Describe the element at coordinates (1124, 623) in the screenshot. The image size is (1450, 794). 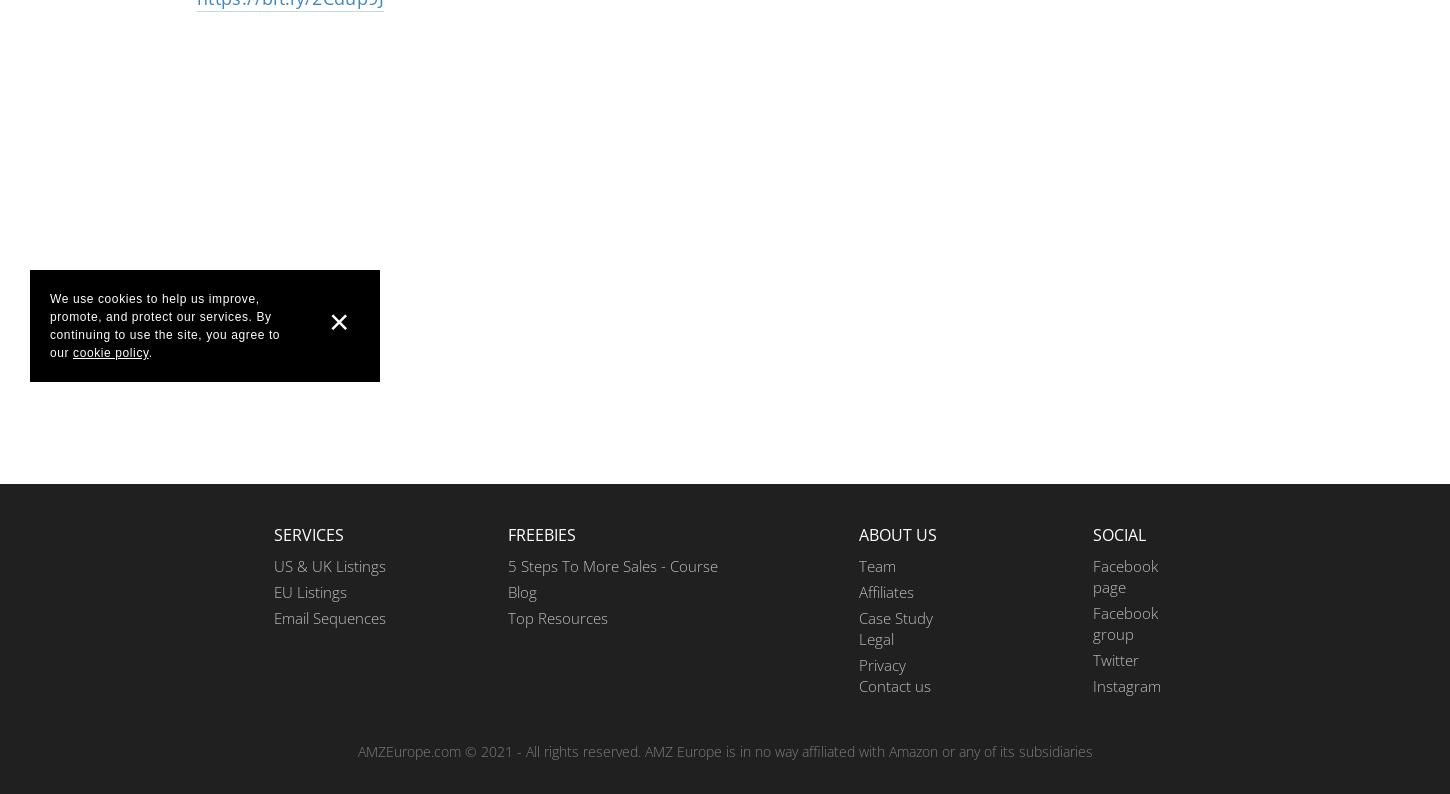
I see `'Facebook group'` at that location.